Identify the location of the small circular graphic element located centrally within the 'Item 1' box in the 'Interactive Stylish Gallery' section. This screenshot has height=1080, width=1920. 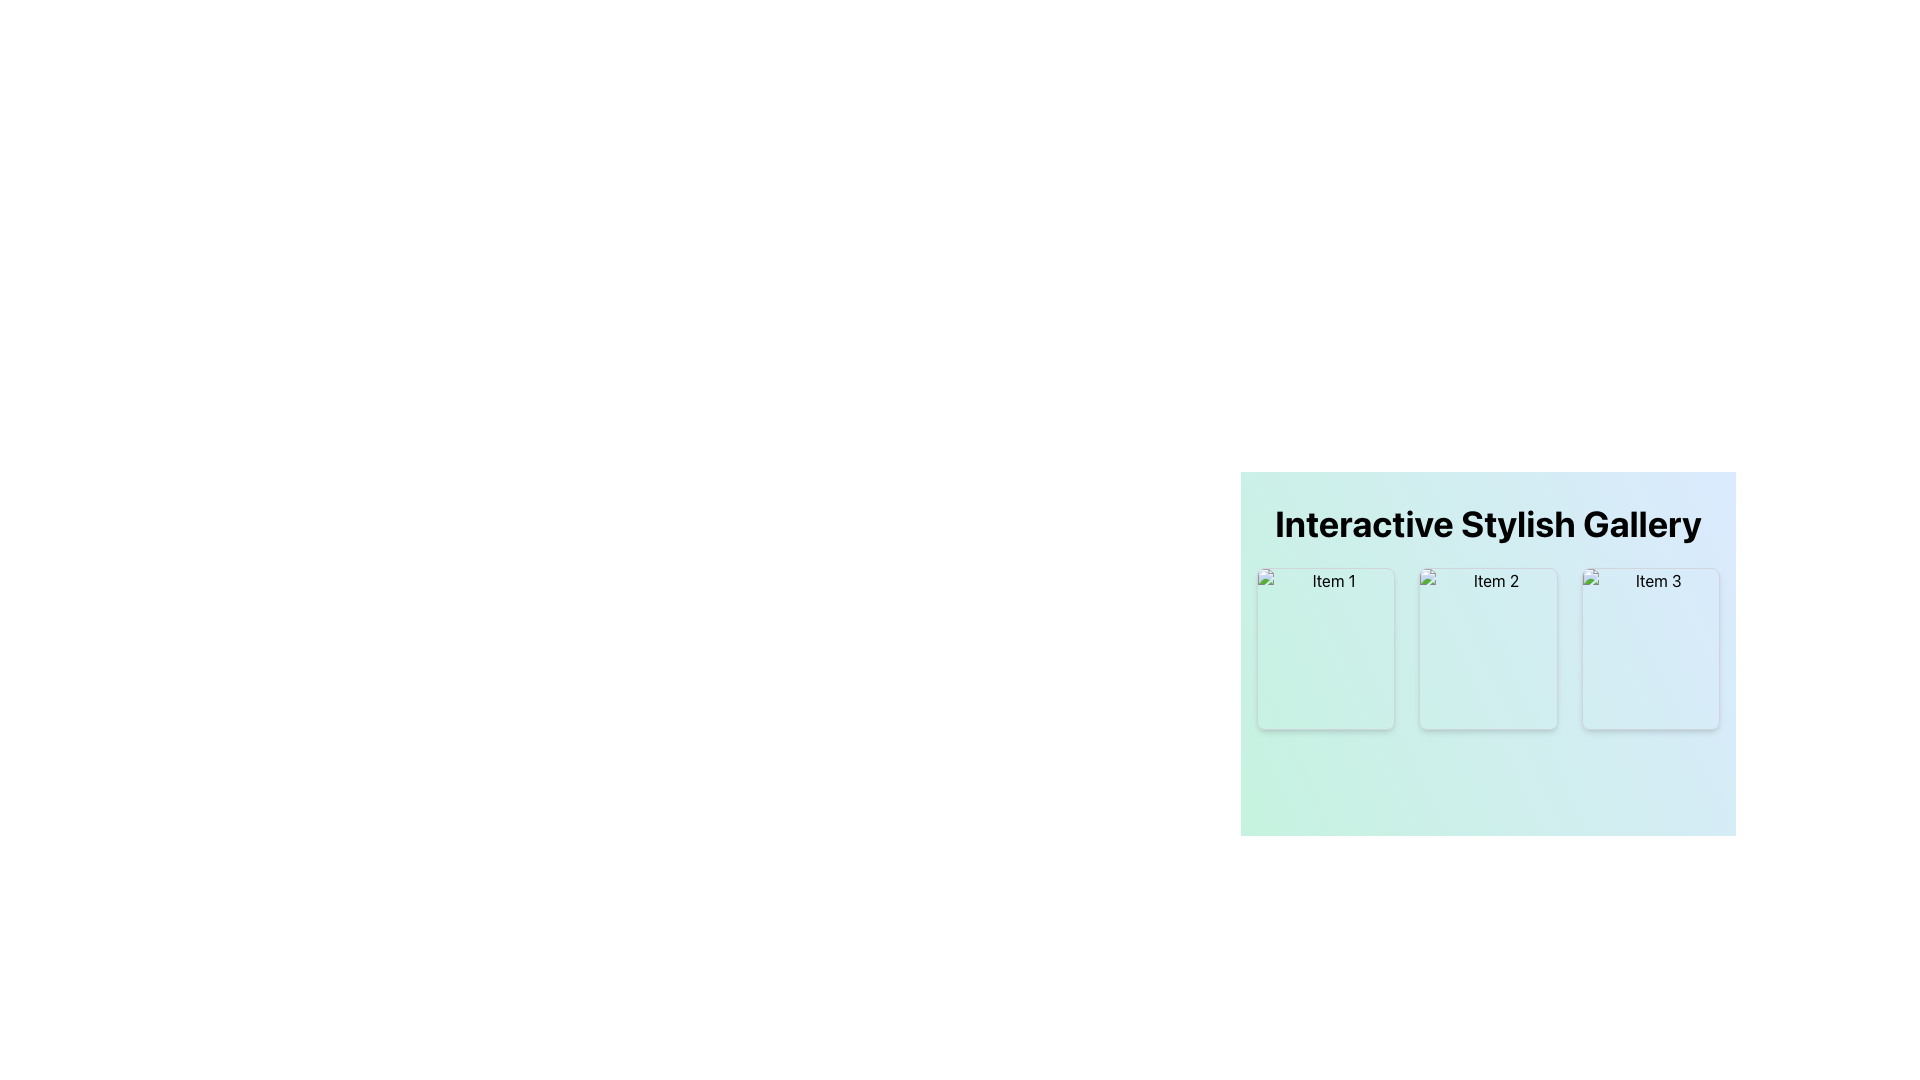
(1326, 648).